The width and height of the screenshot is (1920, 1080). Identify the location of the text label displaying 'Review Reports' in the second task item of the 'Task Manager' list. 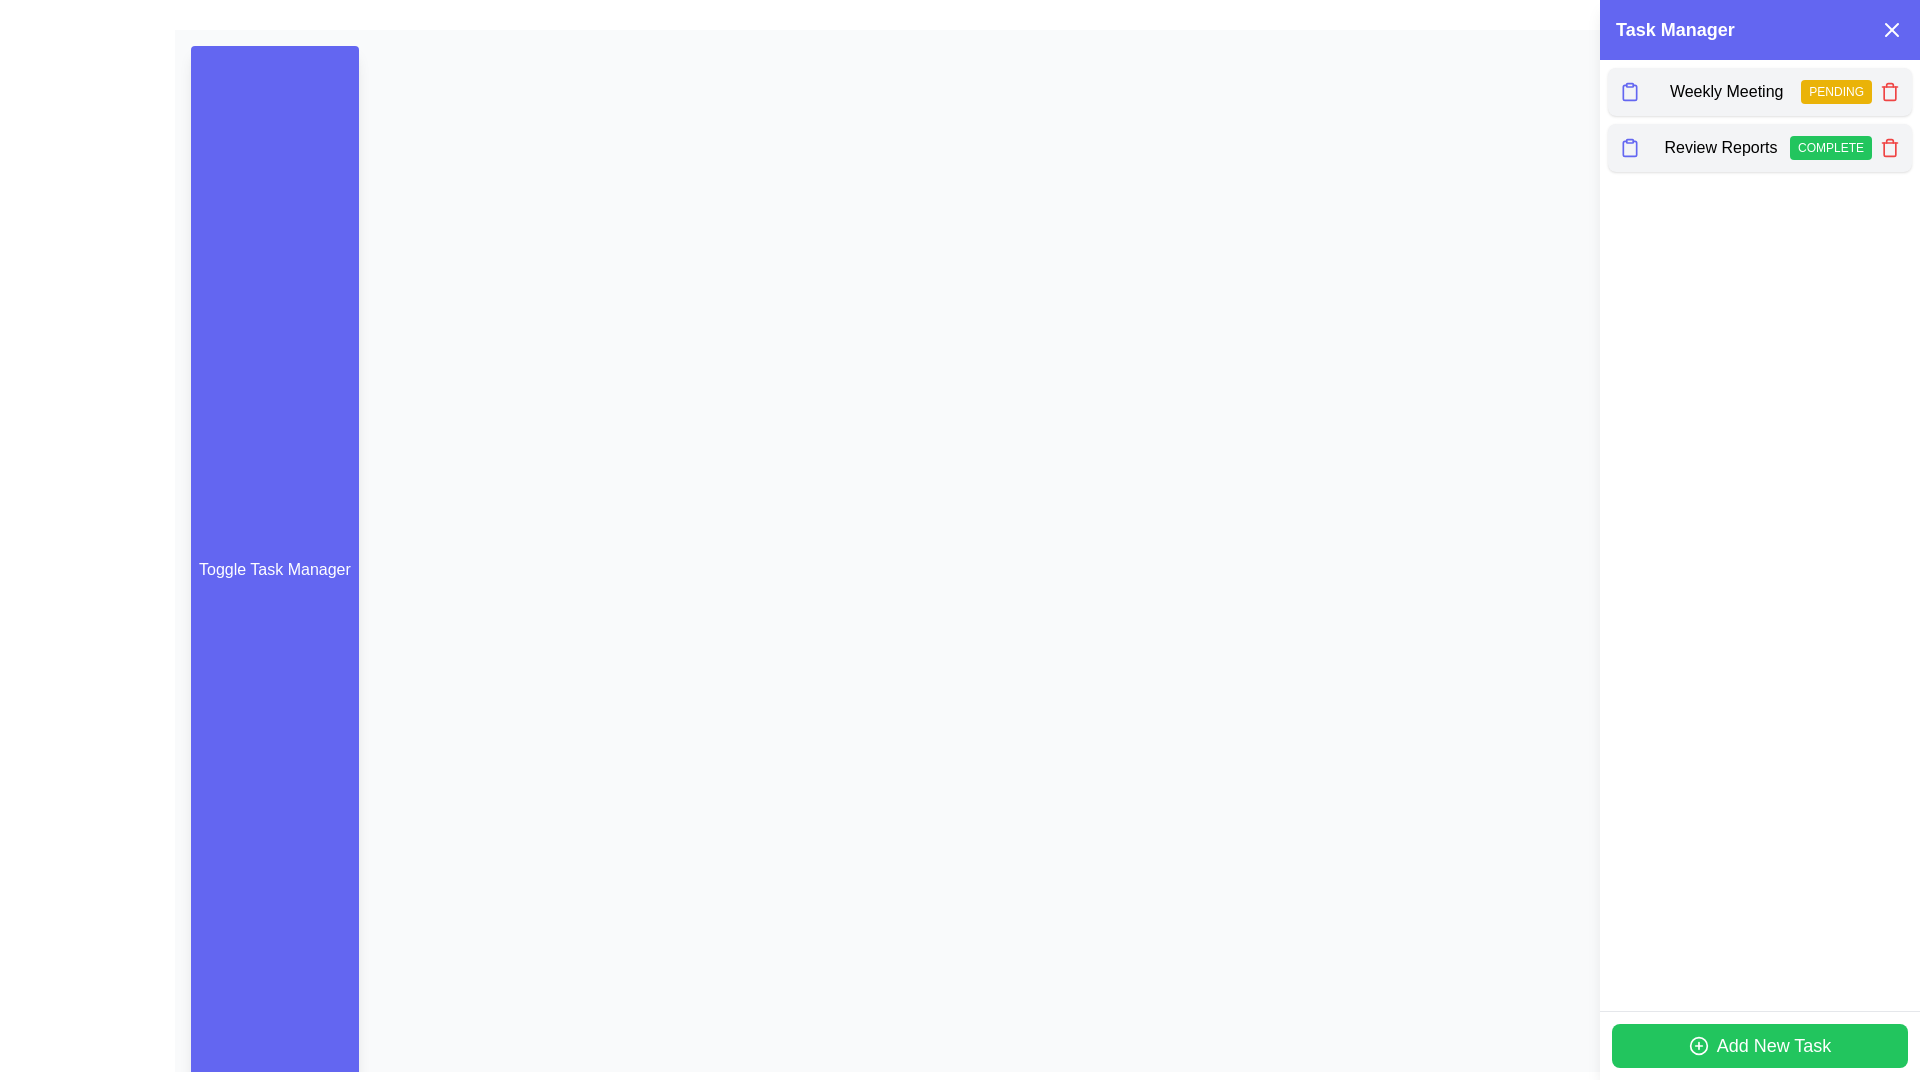
(1719, 146).